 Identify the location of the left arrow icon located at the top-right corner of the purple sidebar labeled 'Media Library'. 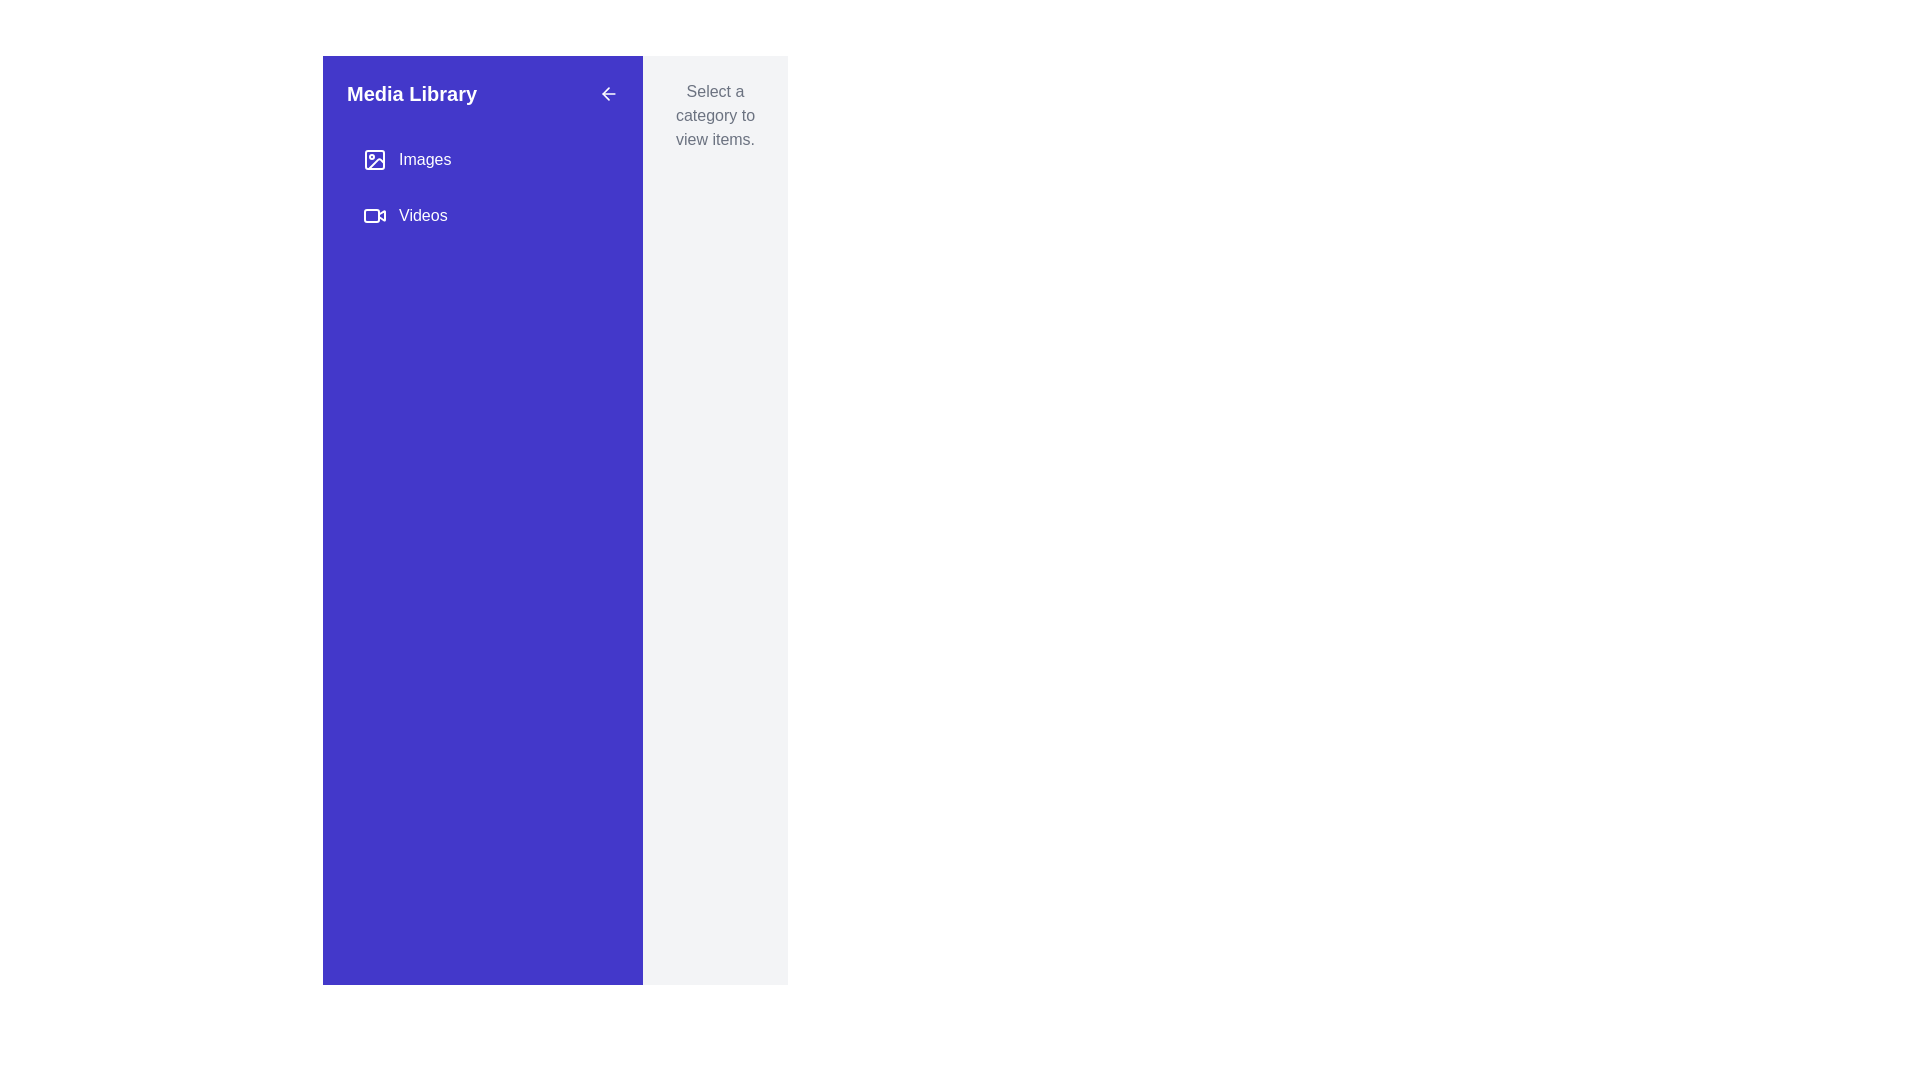
(608, 93).